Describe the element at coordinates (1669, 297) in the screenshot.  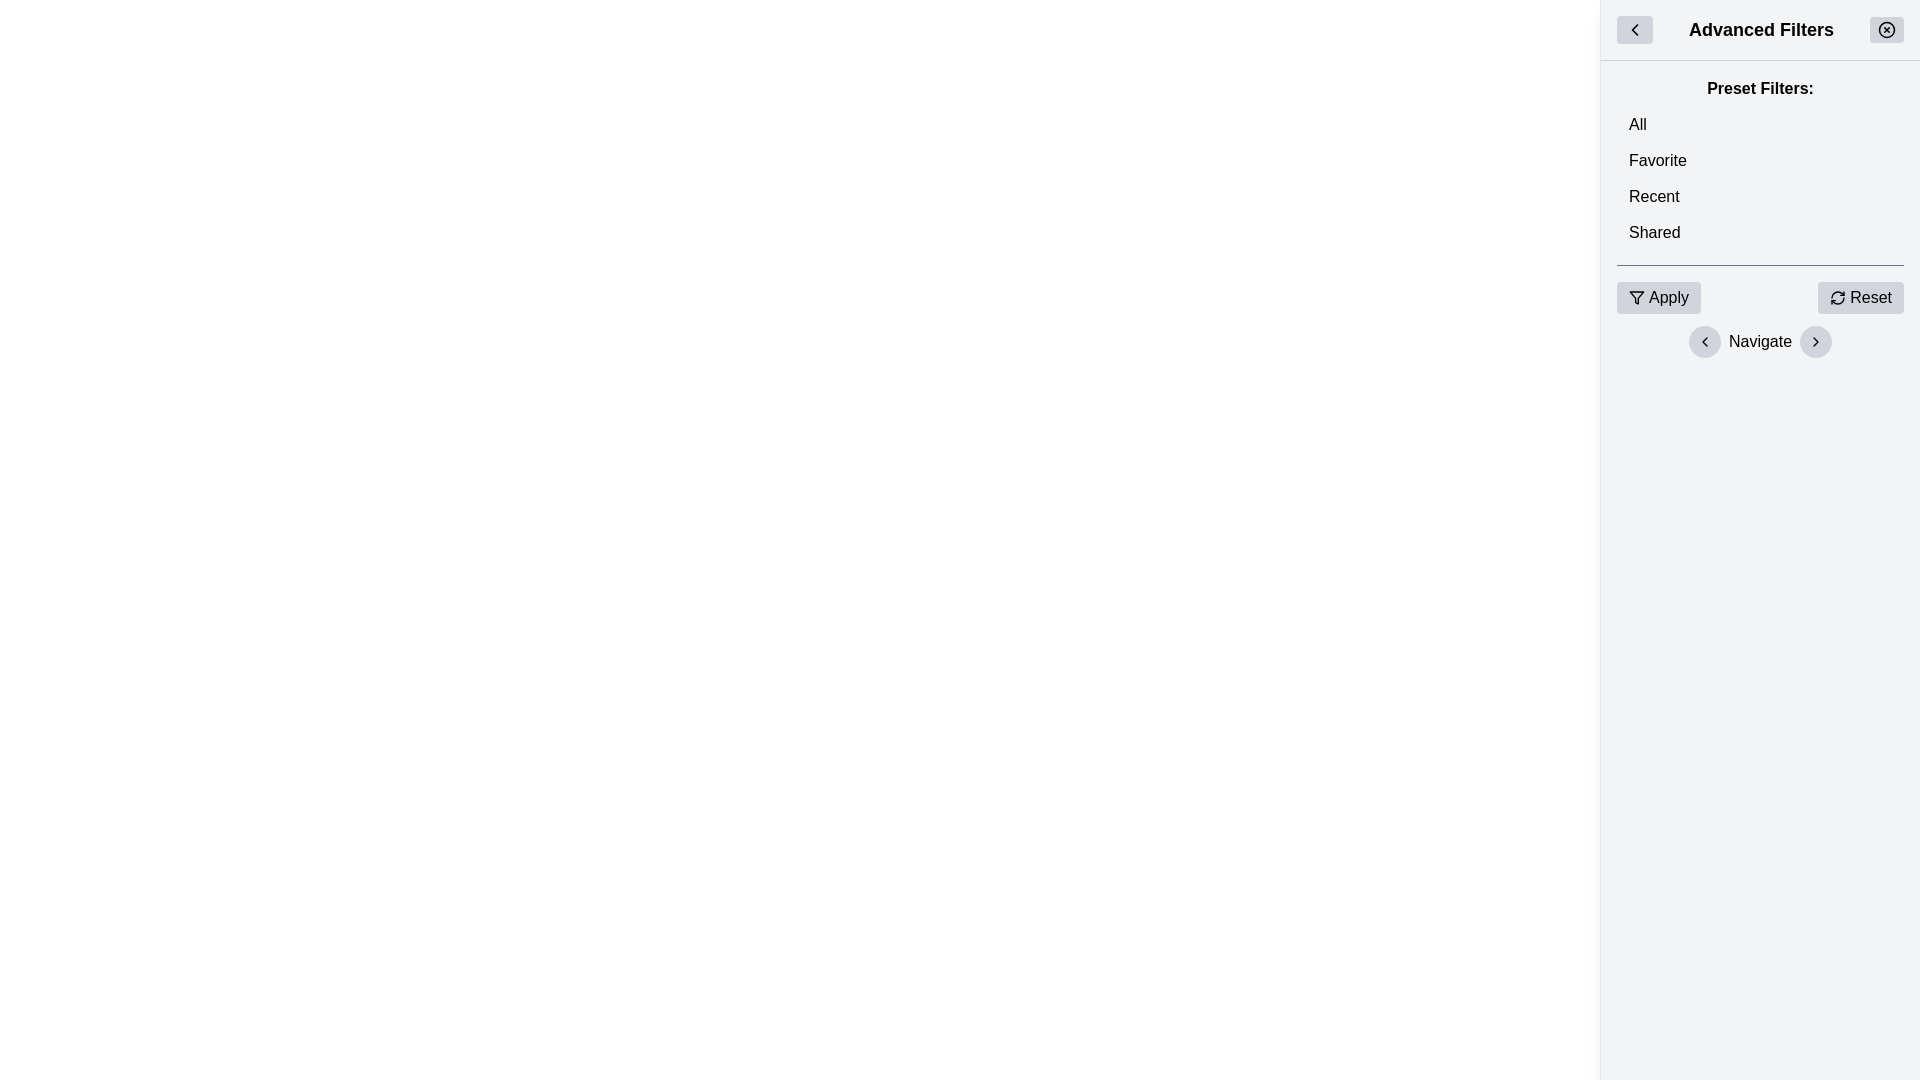
I see `the 'Apply' text label within the button that applies selected filters, located in the Advanced Filters section of the sidebar` at that location.